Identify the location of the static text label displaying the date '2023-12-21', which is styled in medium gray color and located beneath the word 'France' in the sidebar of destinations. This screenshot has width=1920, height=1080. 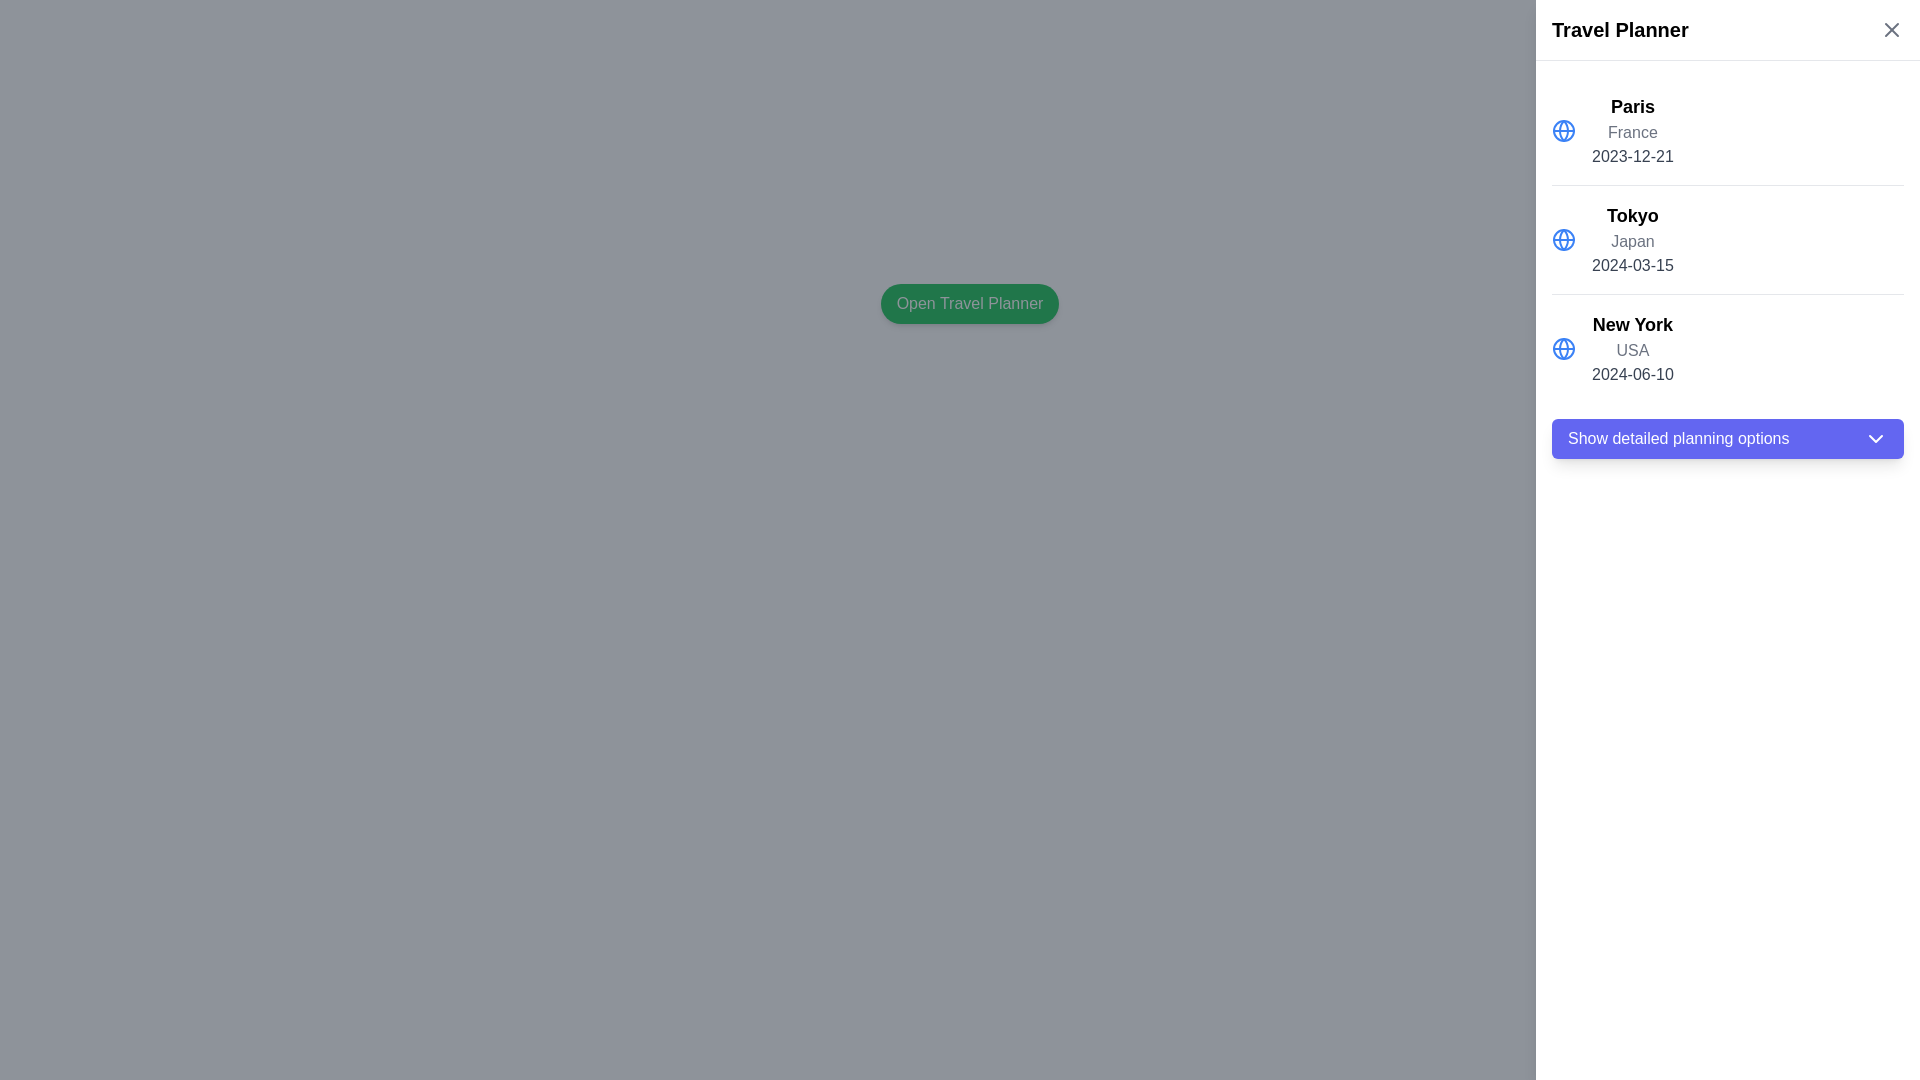
(1632, 156).